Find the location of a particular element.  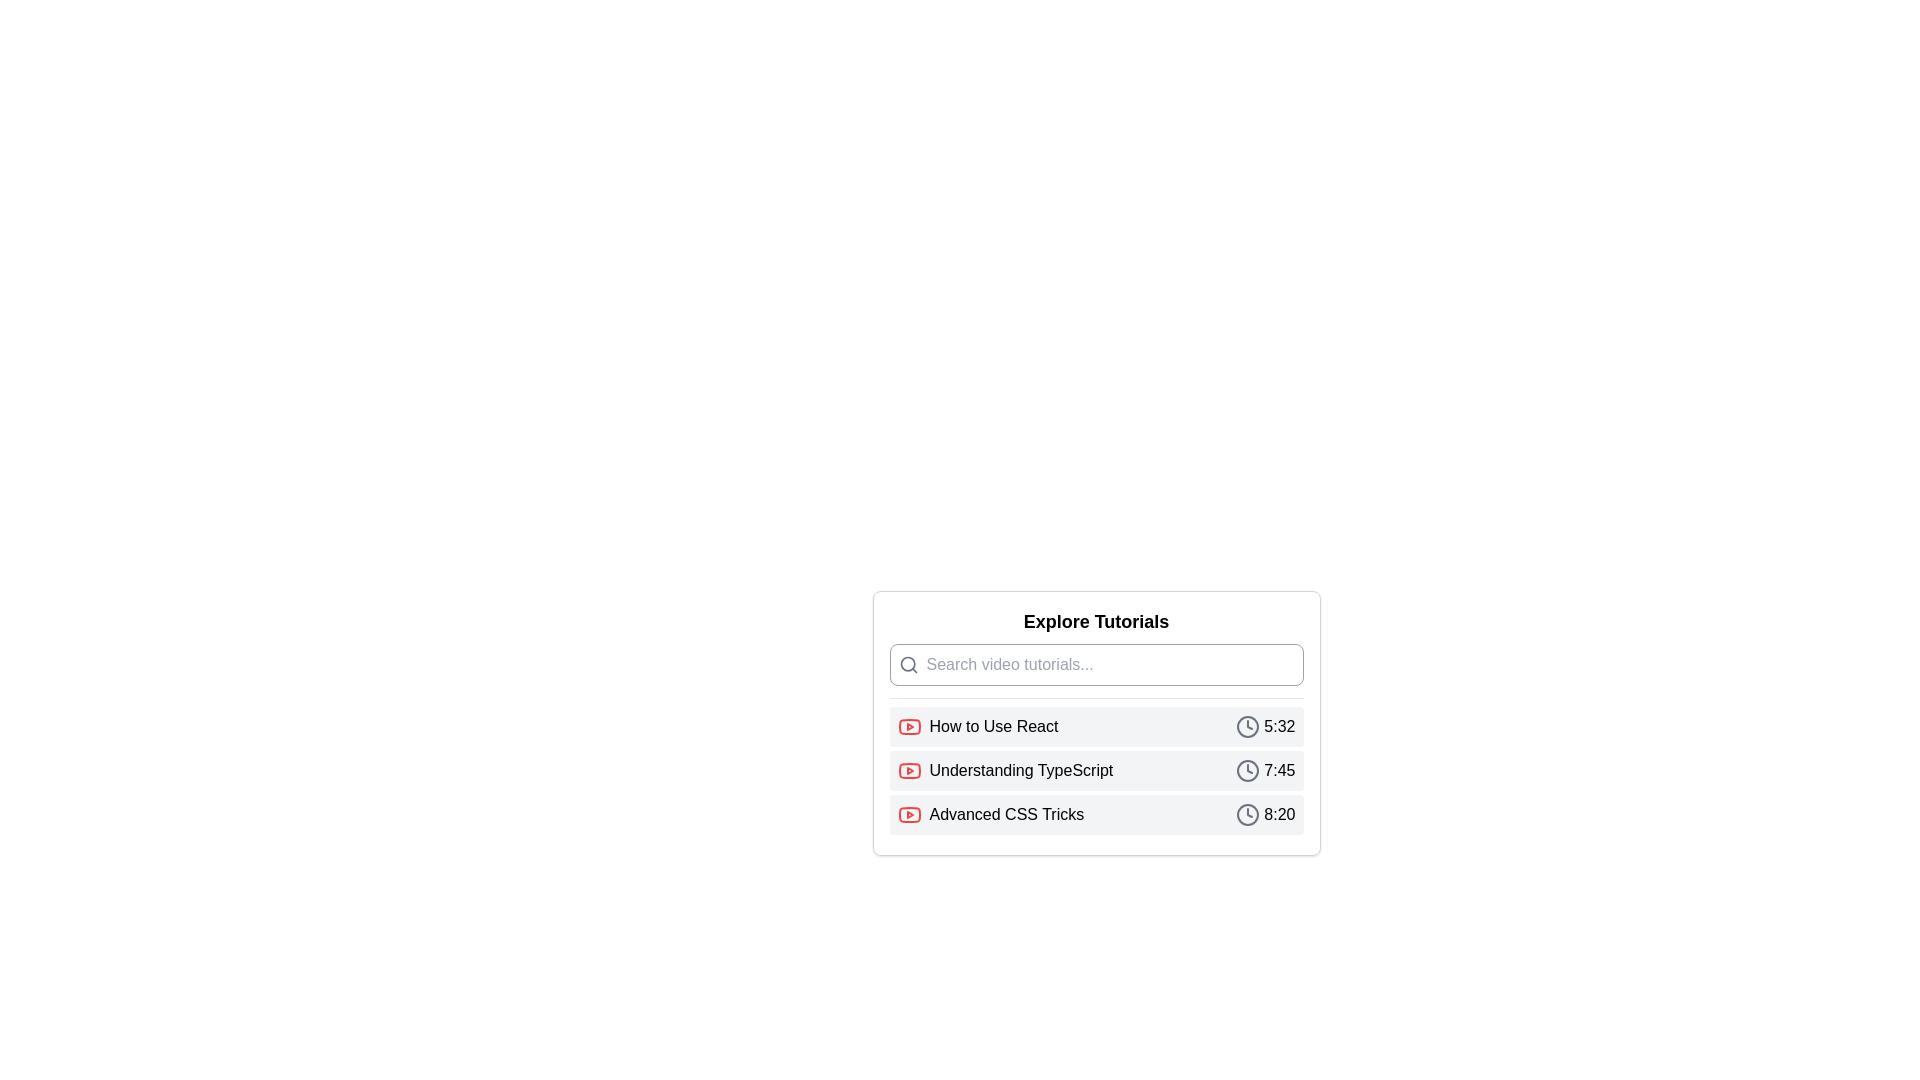

the time indicator element that displays the duration for the 'Advanced CSS Tricks' tutorial, which is the third in the list of tutorial times is located at coordinates (1264, 814).